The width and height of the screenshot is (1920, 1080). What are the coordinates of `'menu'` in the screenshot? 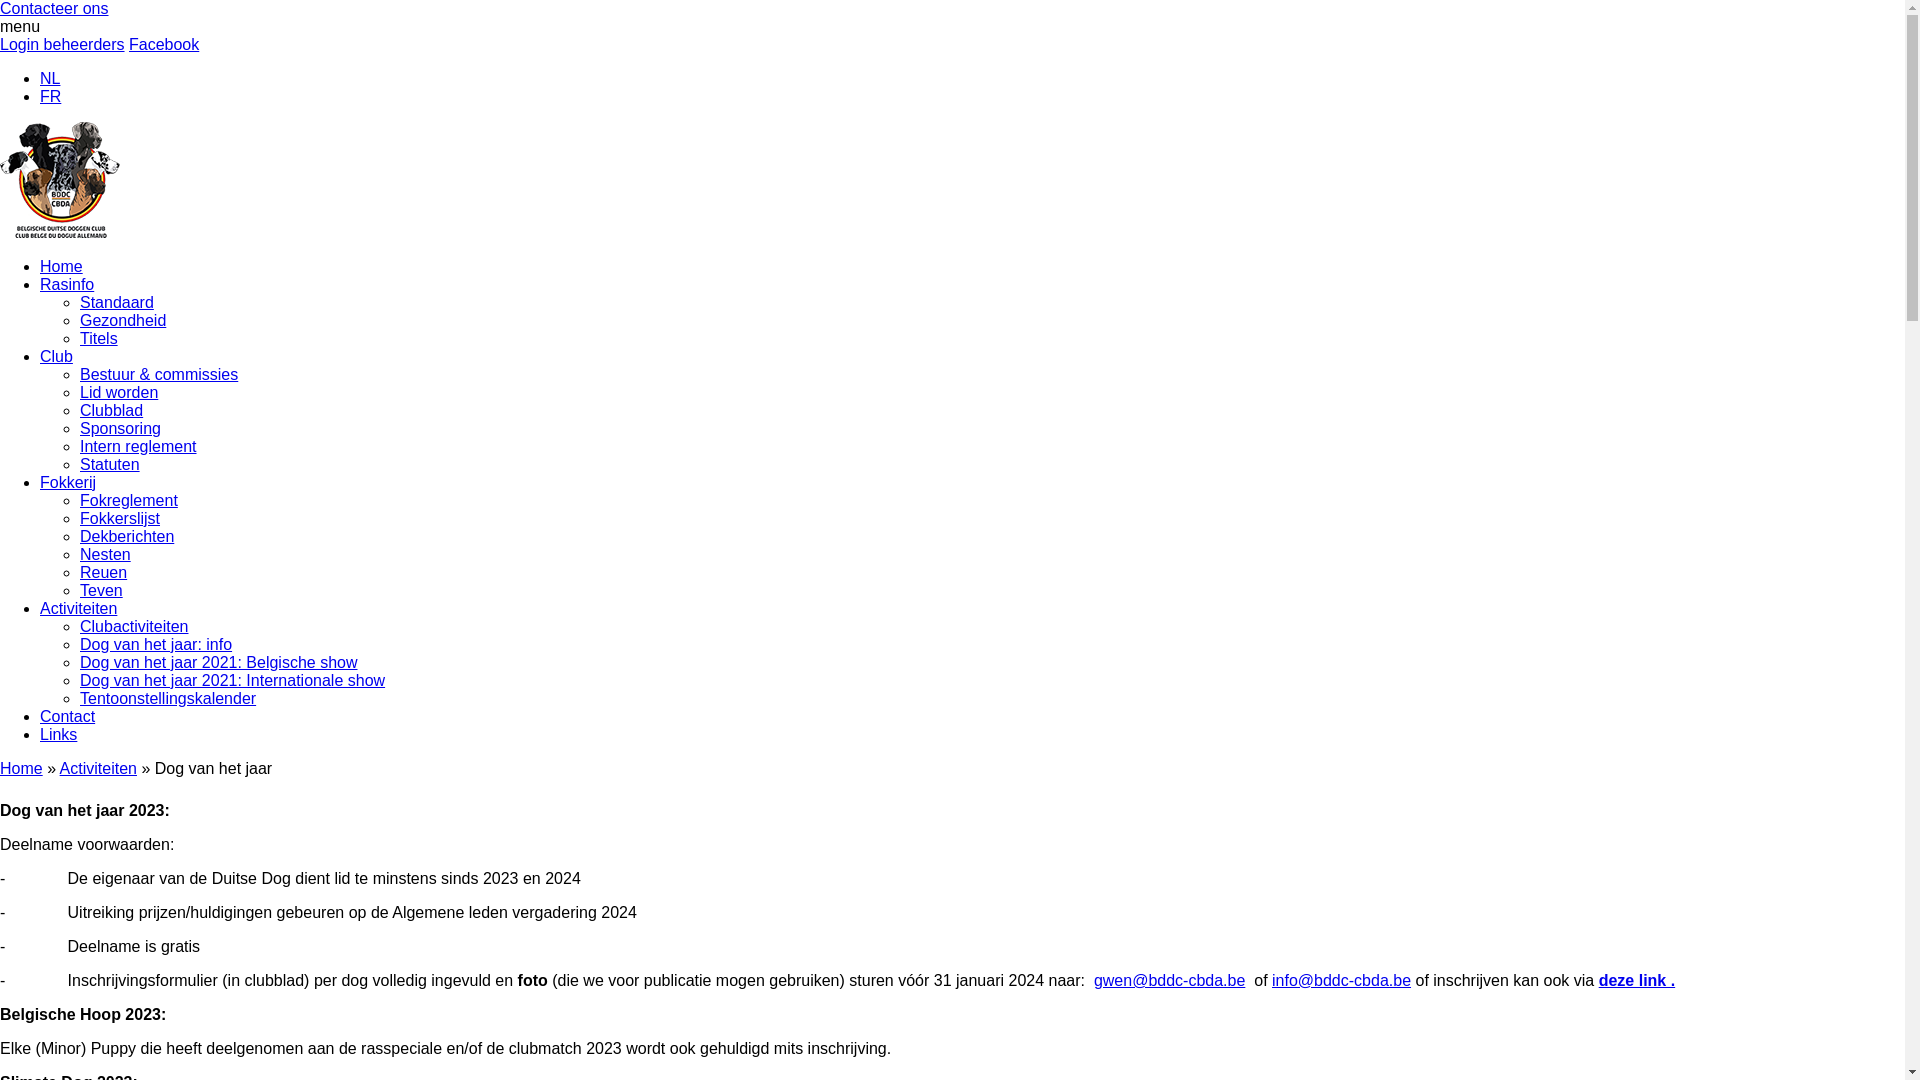 It's located at (19, 26).